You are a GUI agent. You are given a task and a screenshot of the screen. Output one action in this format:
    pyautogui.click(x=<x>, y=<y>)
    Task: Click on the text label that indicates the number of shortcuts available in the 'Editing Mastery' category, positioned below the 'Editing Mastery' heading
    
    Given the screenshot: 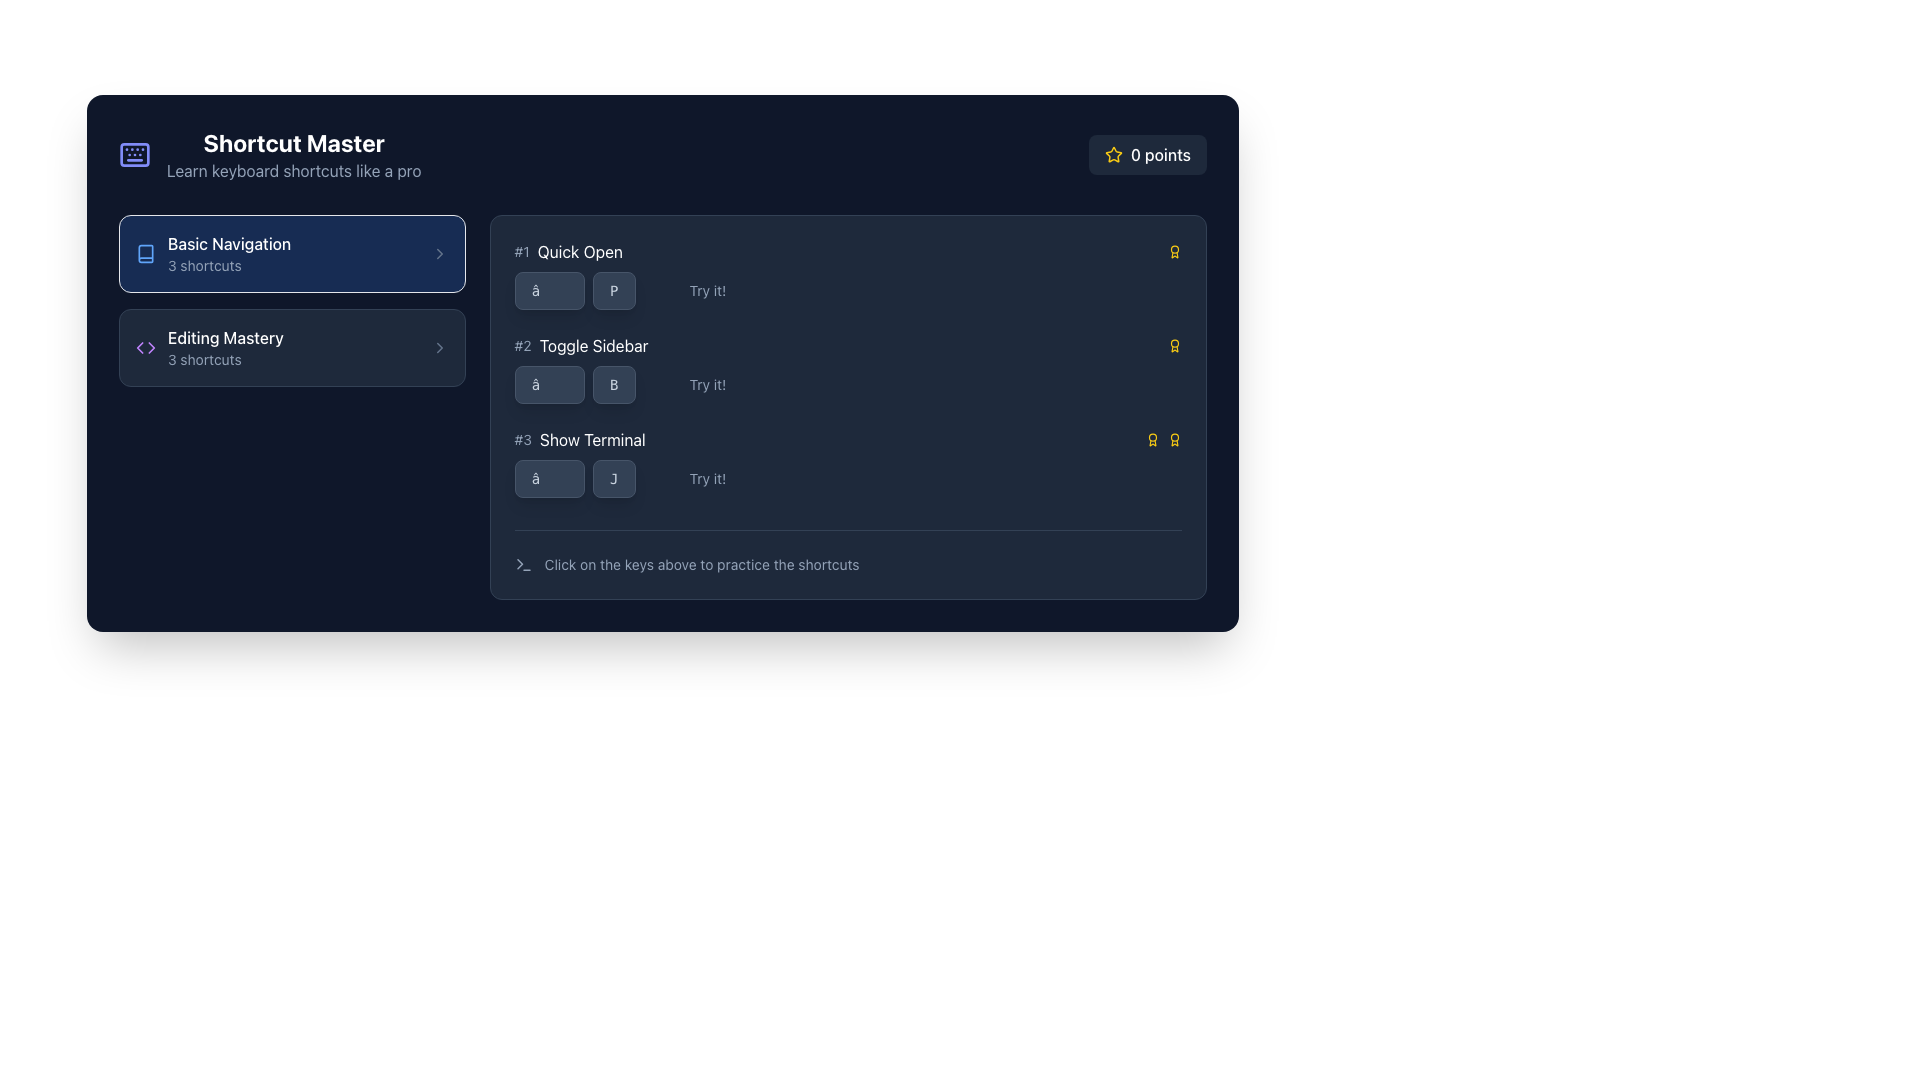 What is the action you would take?
    pyautogui.click(x=225, y=358)
    